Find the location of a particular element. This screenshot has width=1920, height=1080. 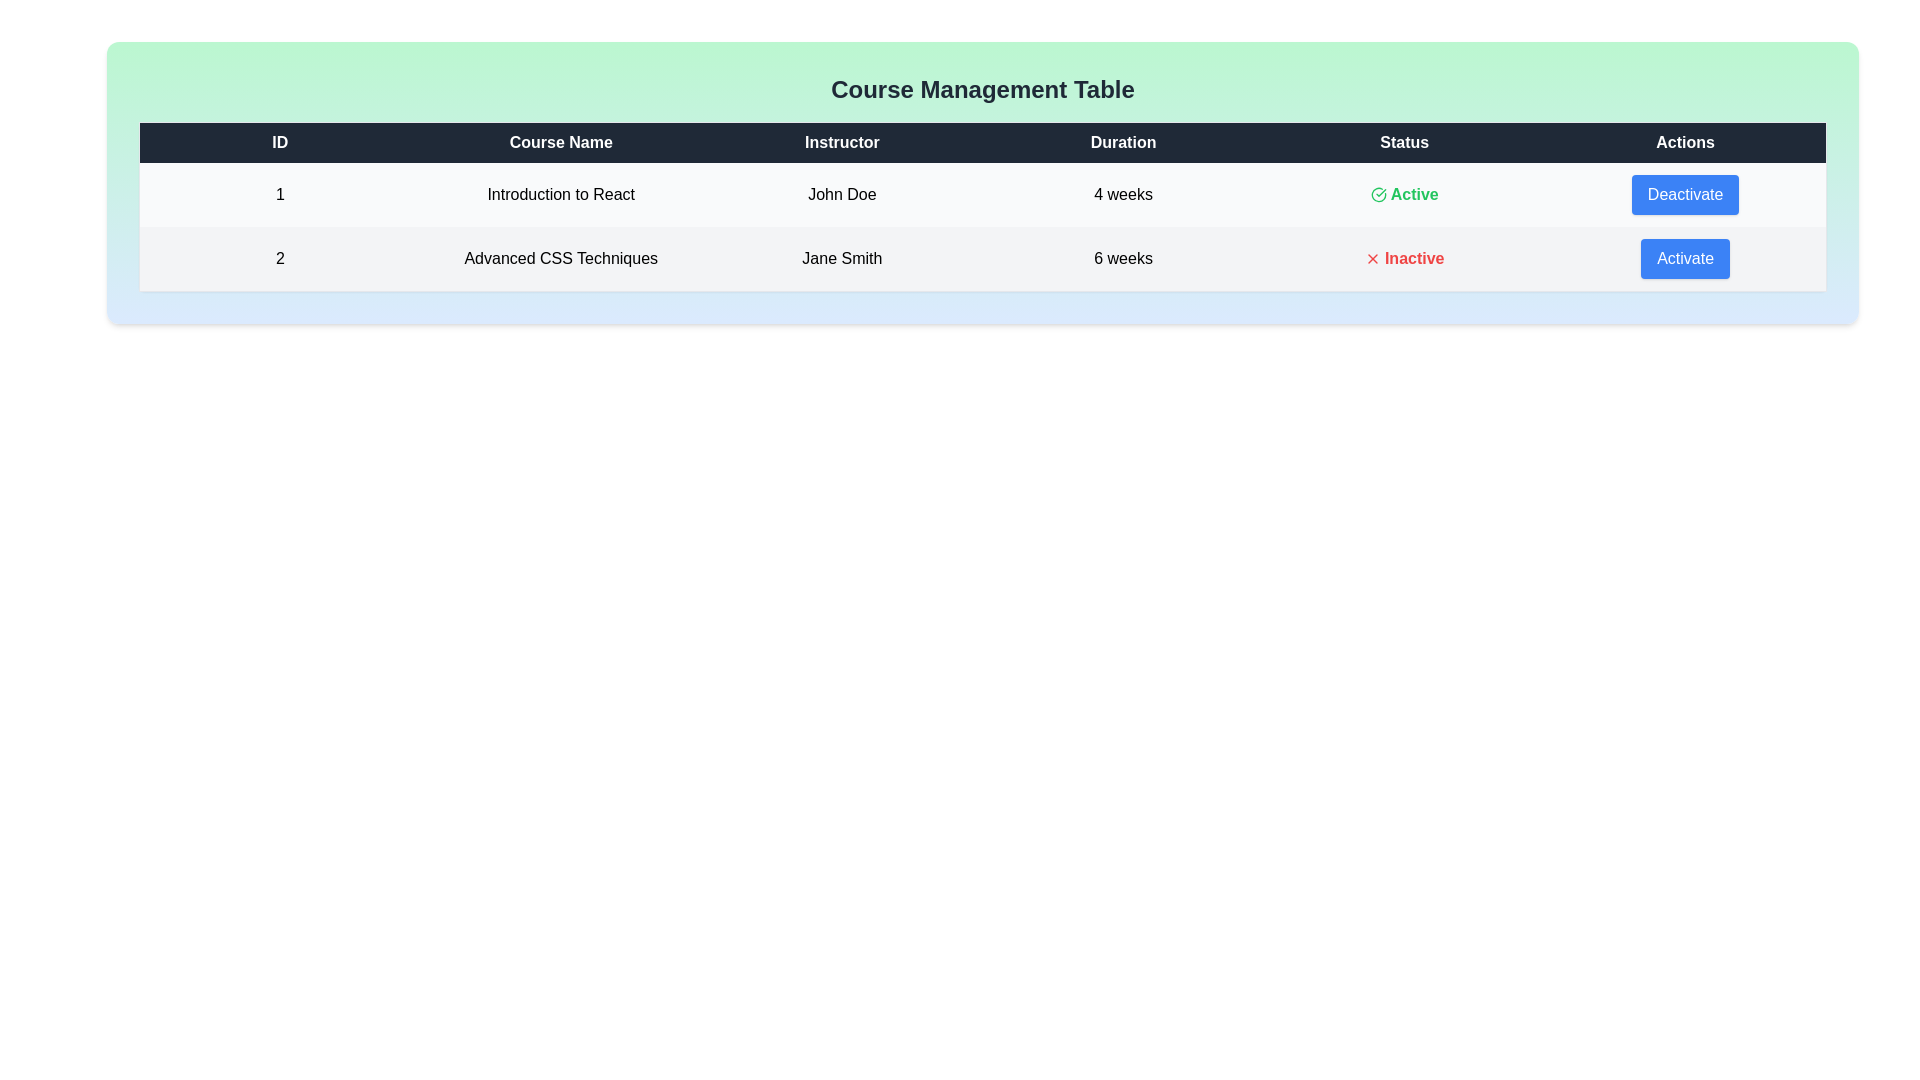

the text label '6 weeks' located in the 'Duration' column of the 'Course Management Table' under the 'Advanced CSS Techniques' course row is located at coordinates (1123, 258).